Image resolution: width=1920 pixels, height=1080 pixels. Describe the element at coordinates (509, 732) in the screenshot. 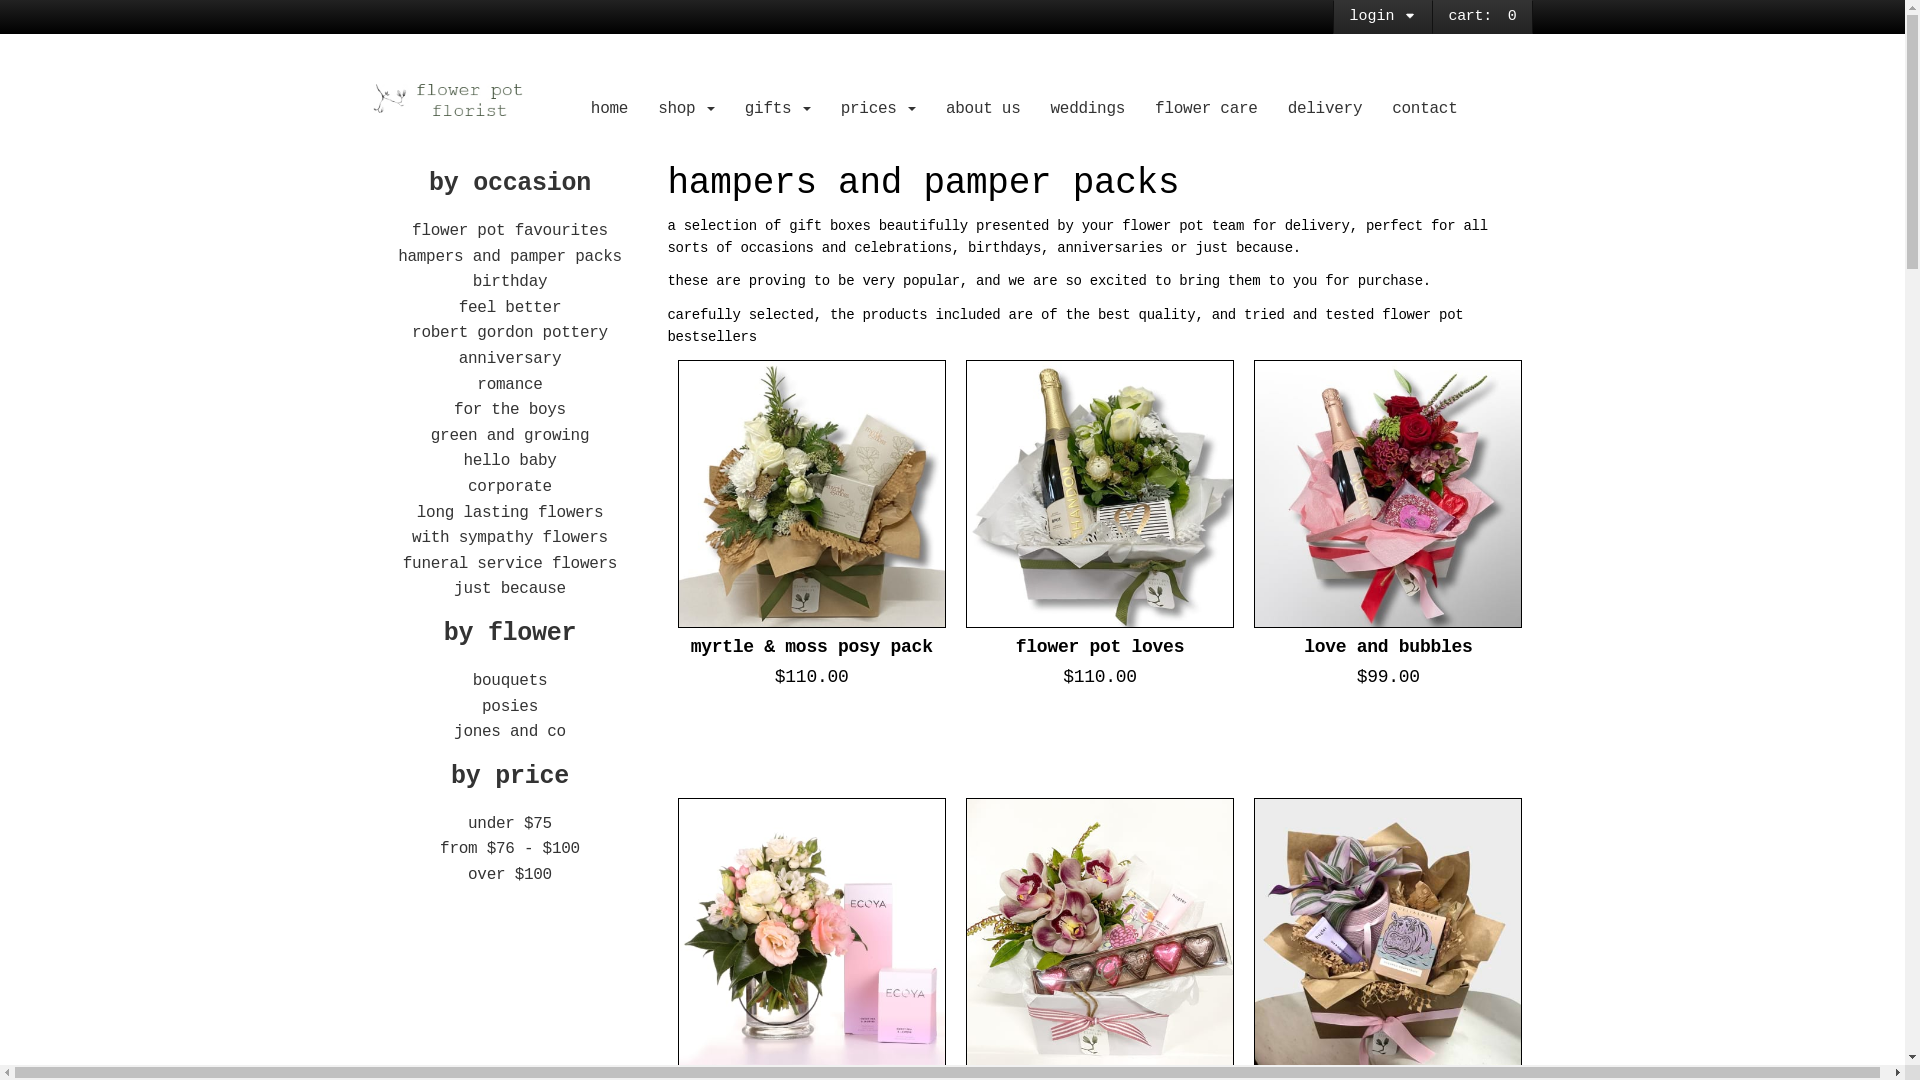

I see `'jones and co'` at that location.